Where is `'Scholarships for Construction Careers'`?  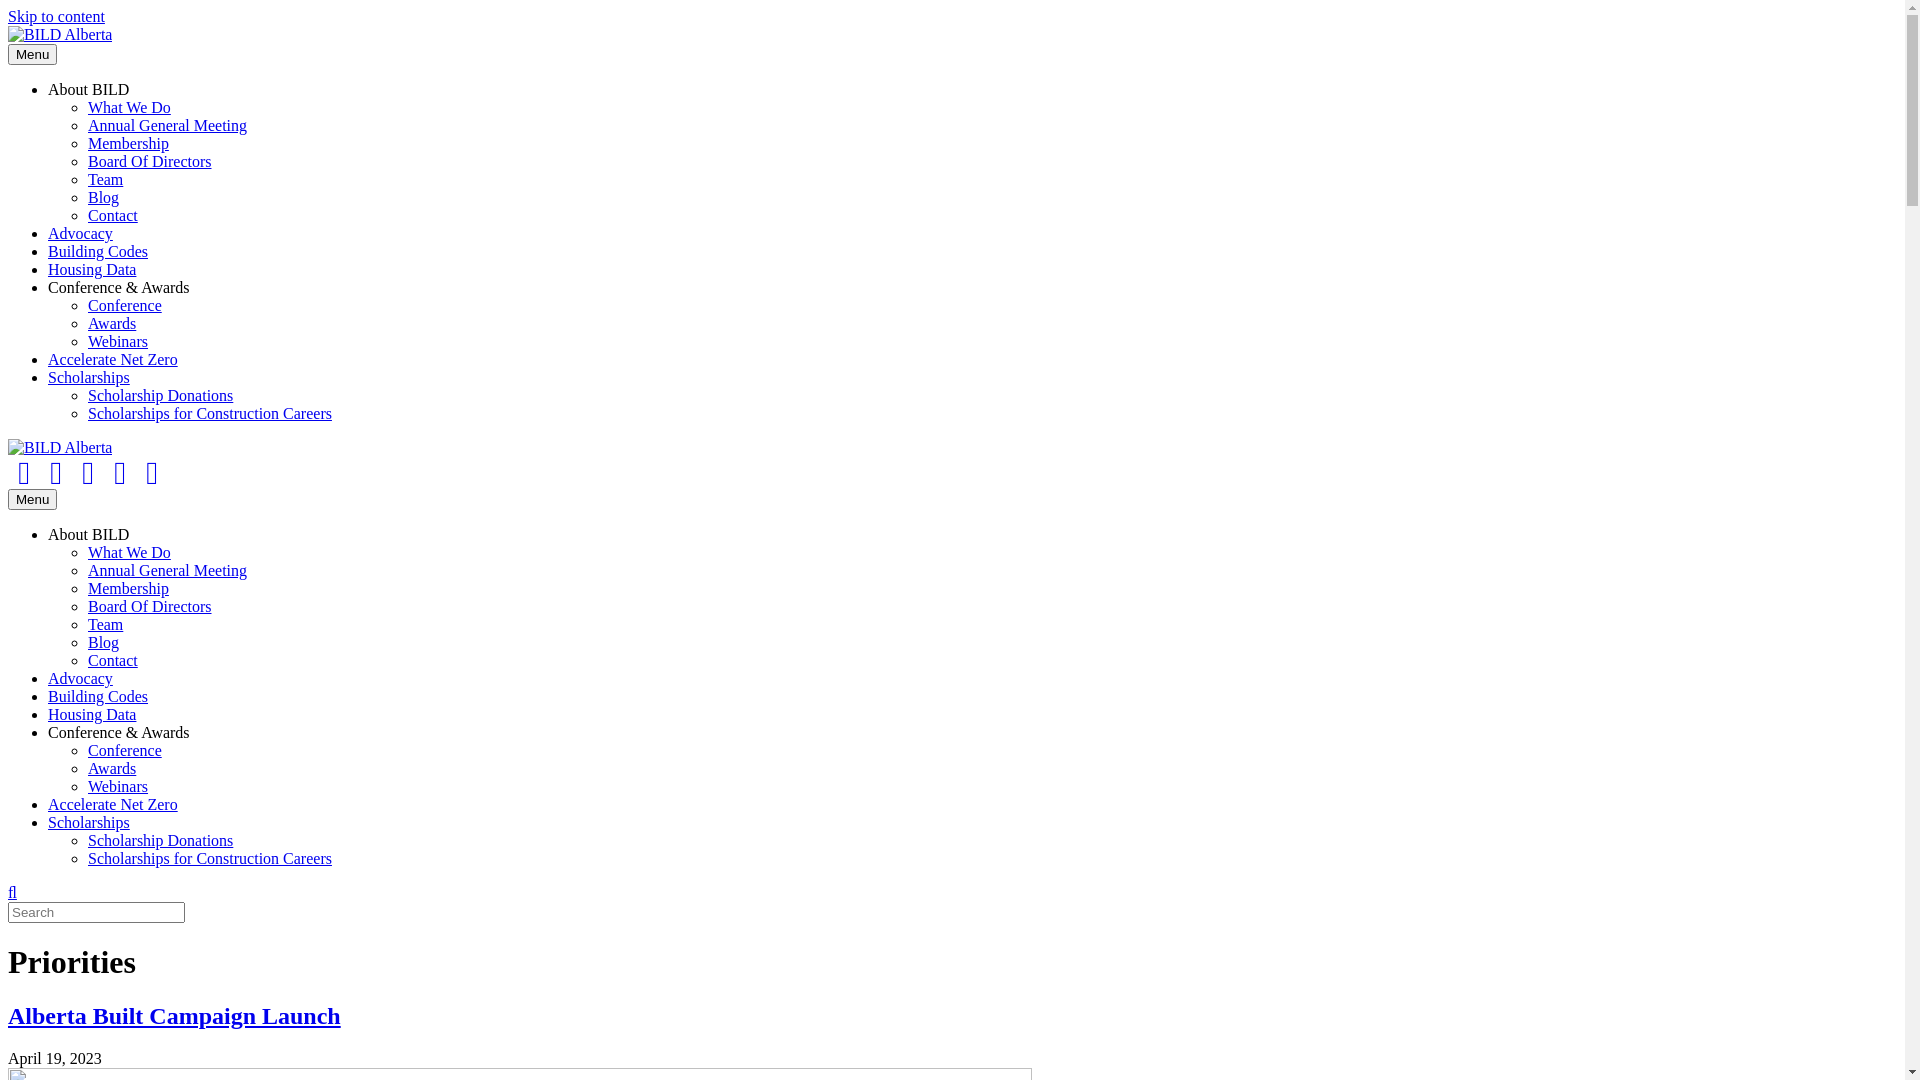 'Scholarships for Construction Careers' is located at coordinates (210, 412).